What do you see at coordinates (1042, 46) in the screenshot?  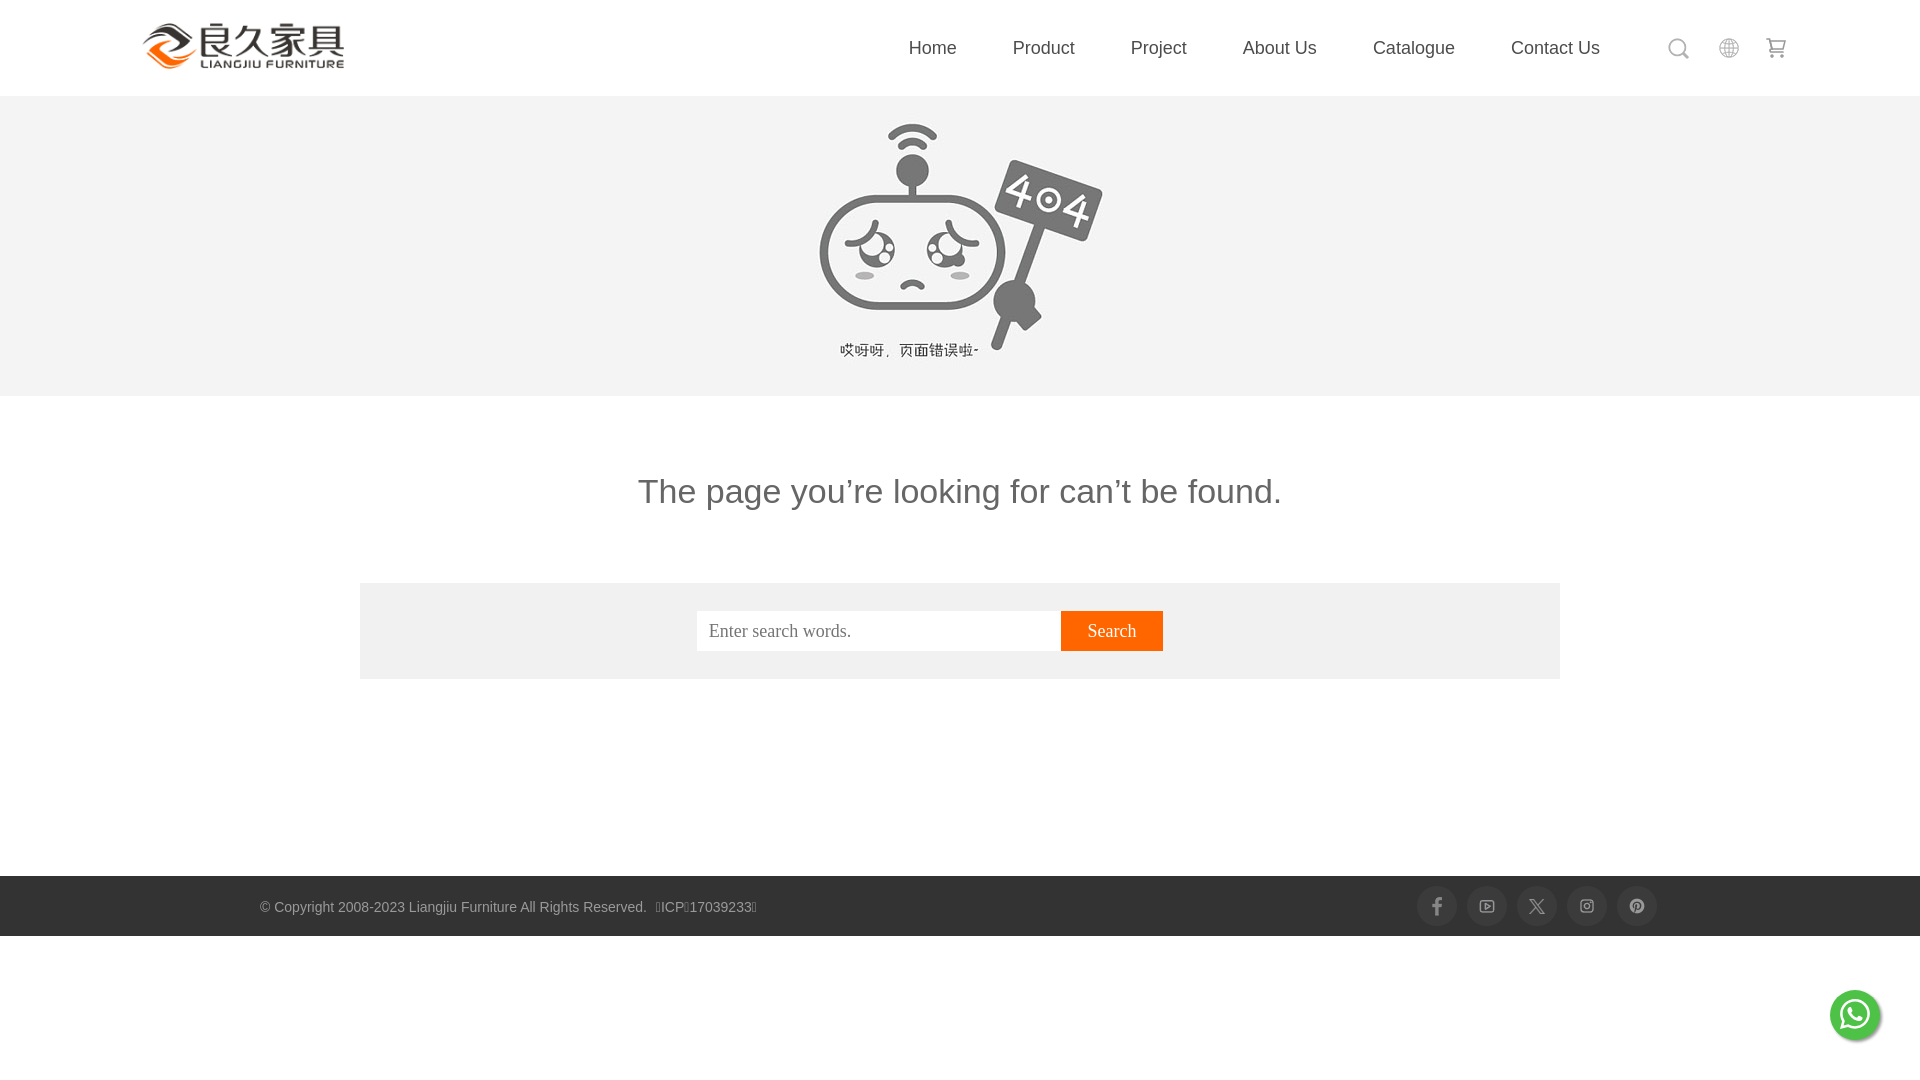 I see `'Product'` at bounding box center [1042, 46].